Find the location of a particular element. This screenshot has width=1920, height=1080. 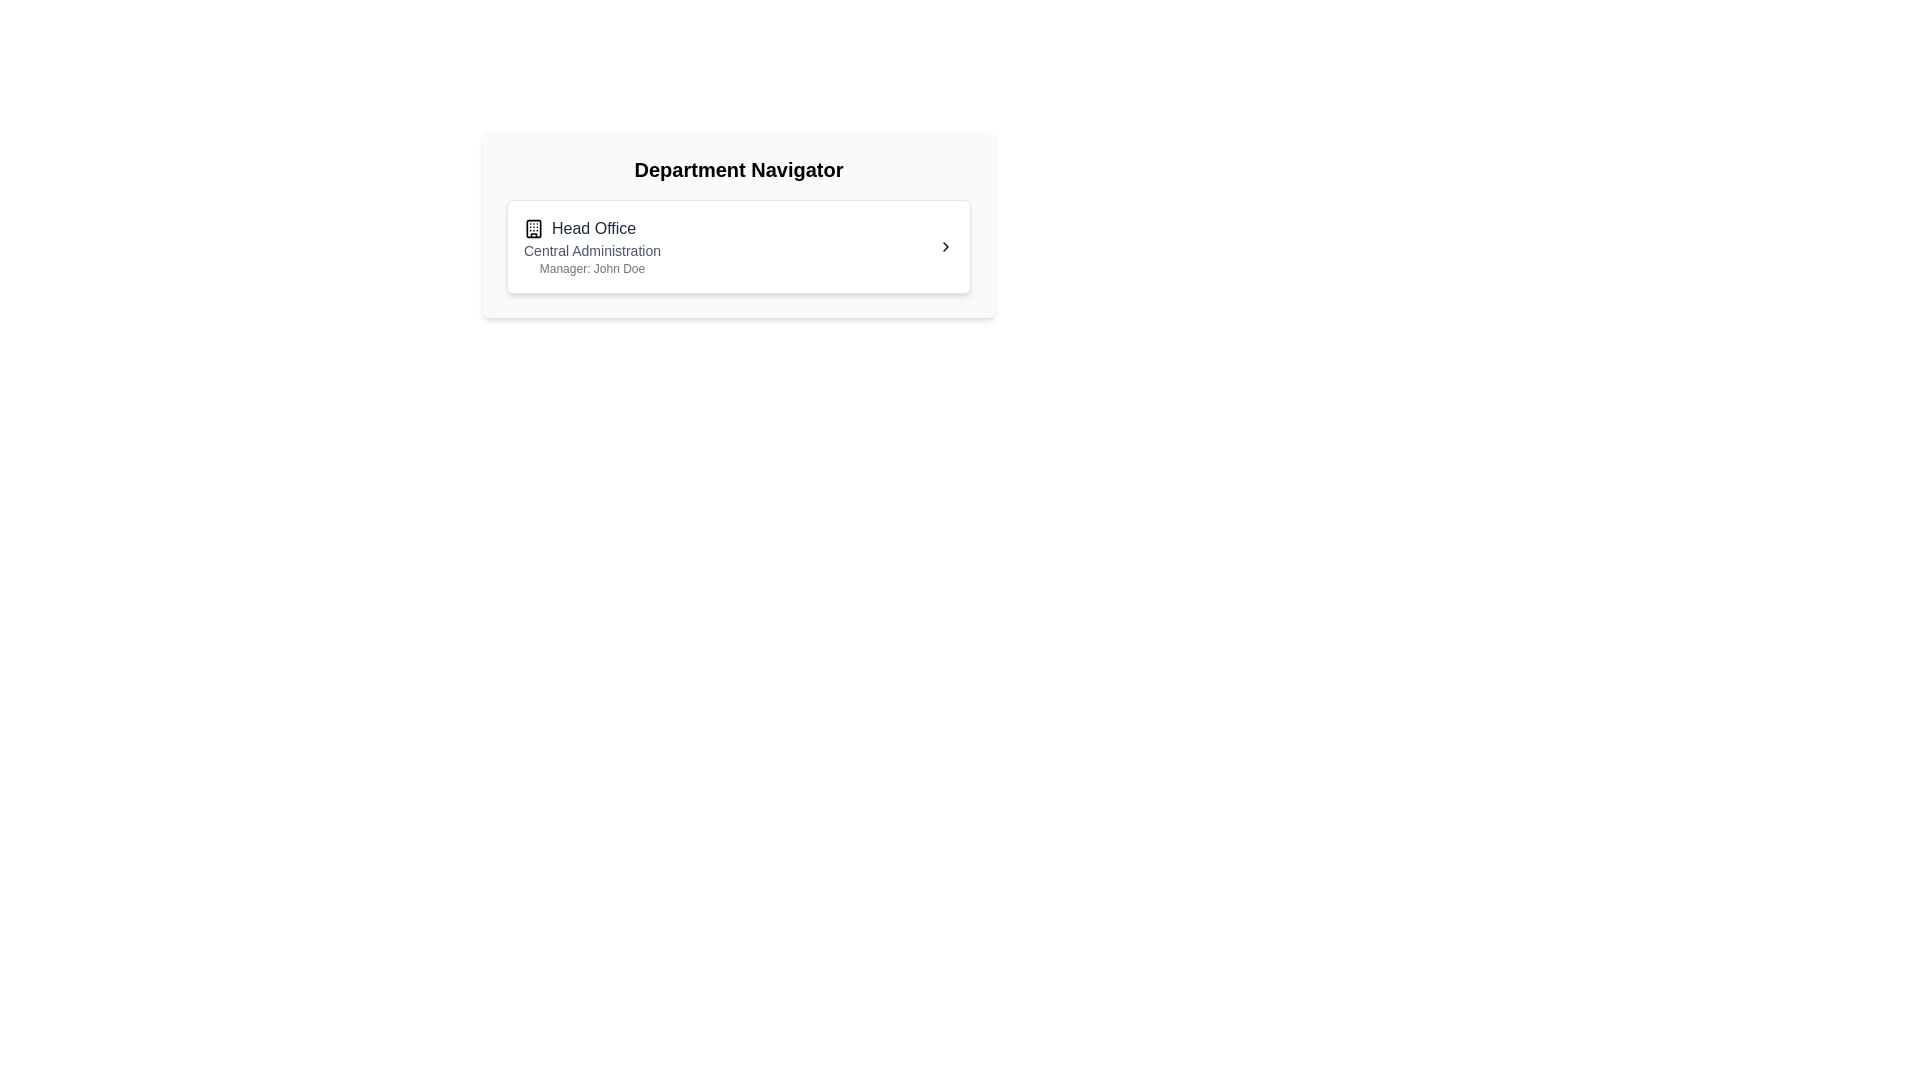

the text label reading 'Central Administration', which is styled with a smaller font size and light gray color, located directly below the 'Head Office' text is located at coordinates (591, 249).